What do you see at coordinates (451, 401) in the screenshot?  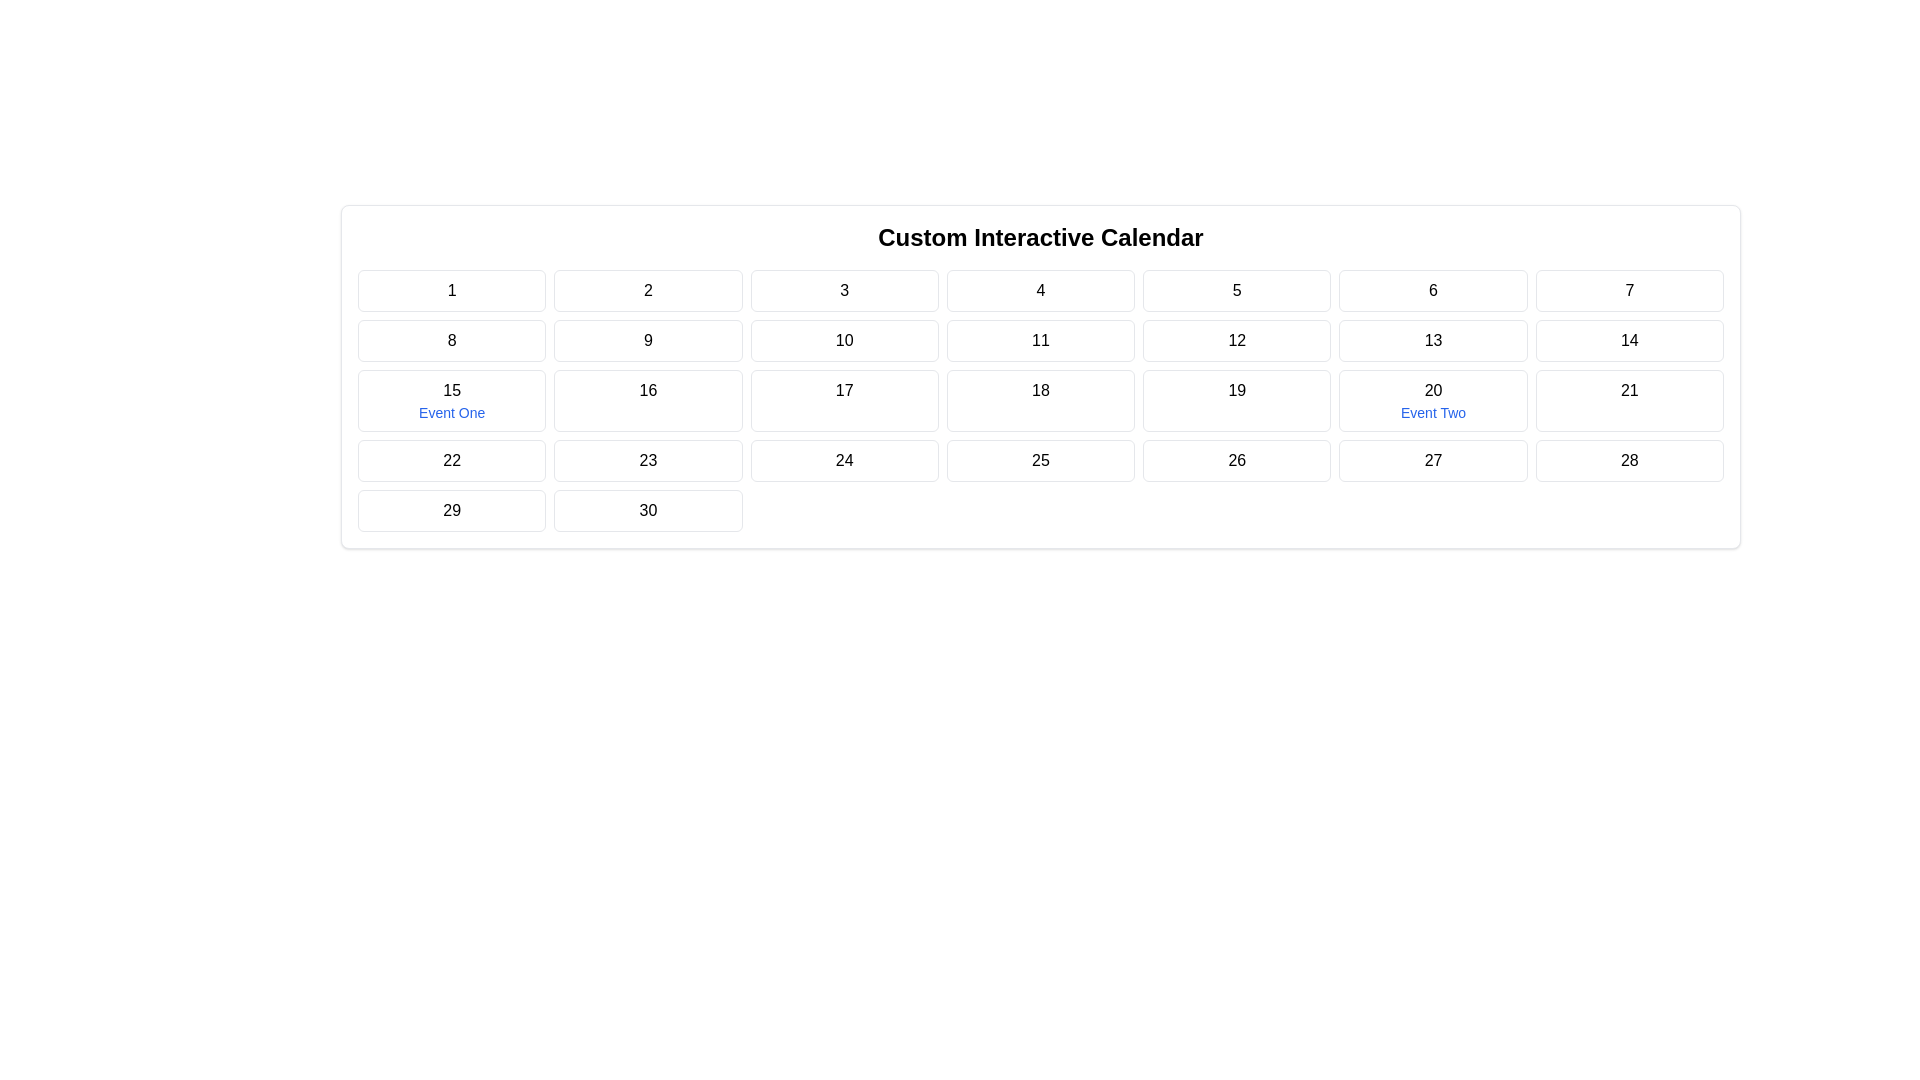 I see `the interactive calendar date button` at bounding box center [451, 401].